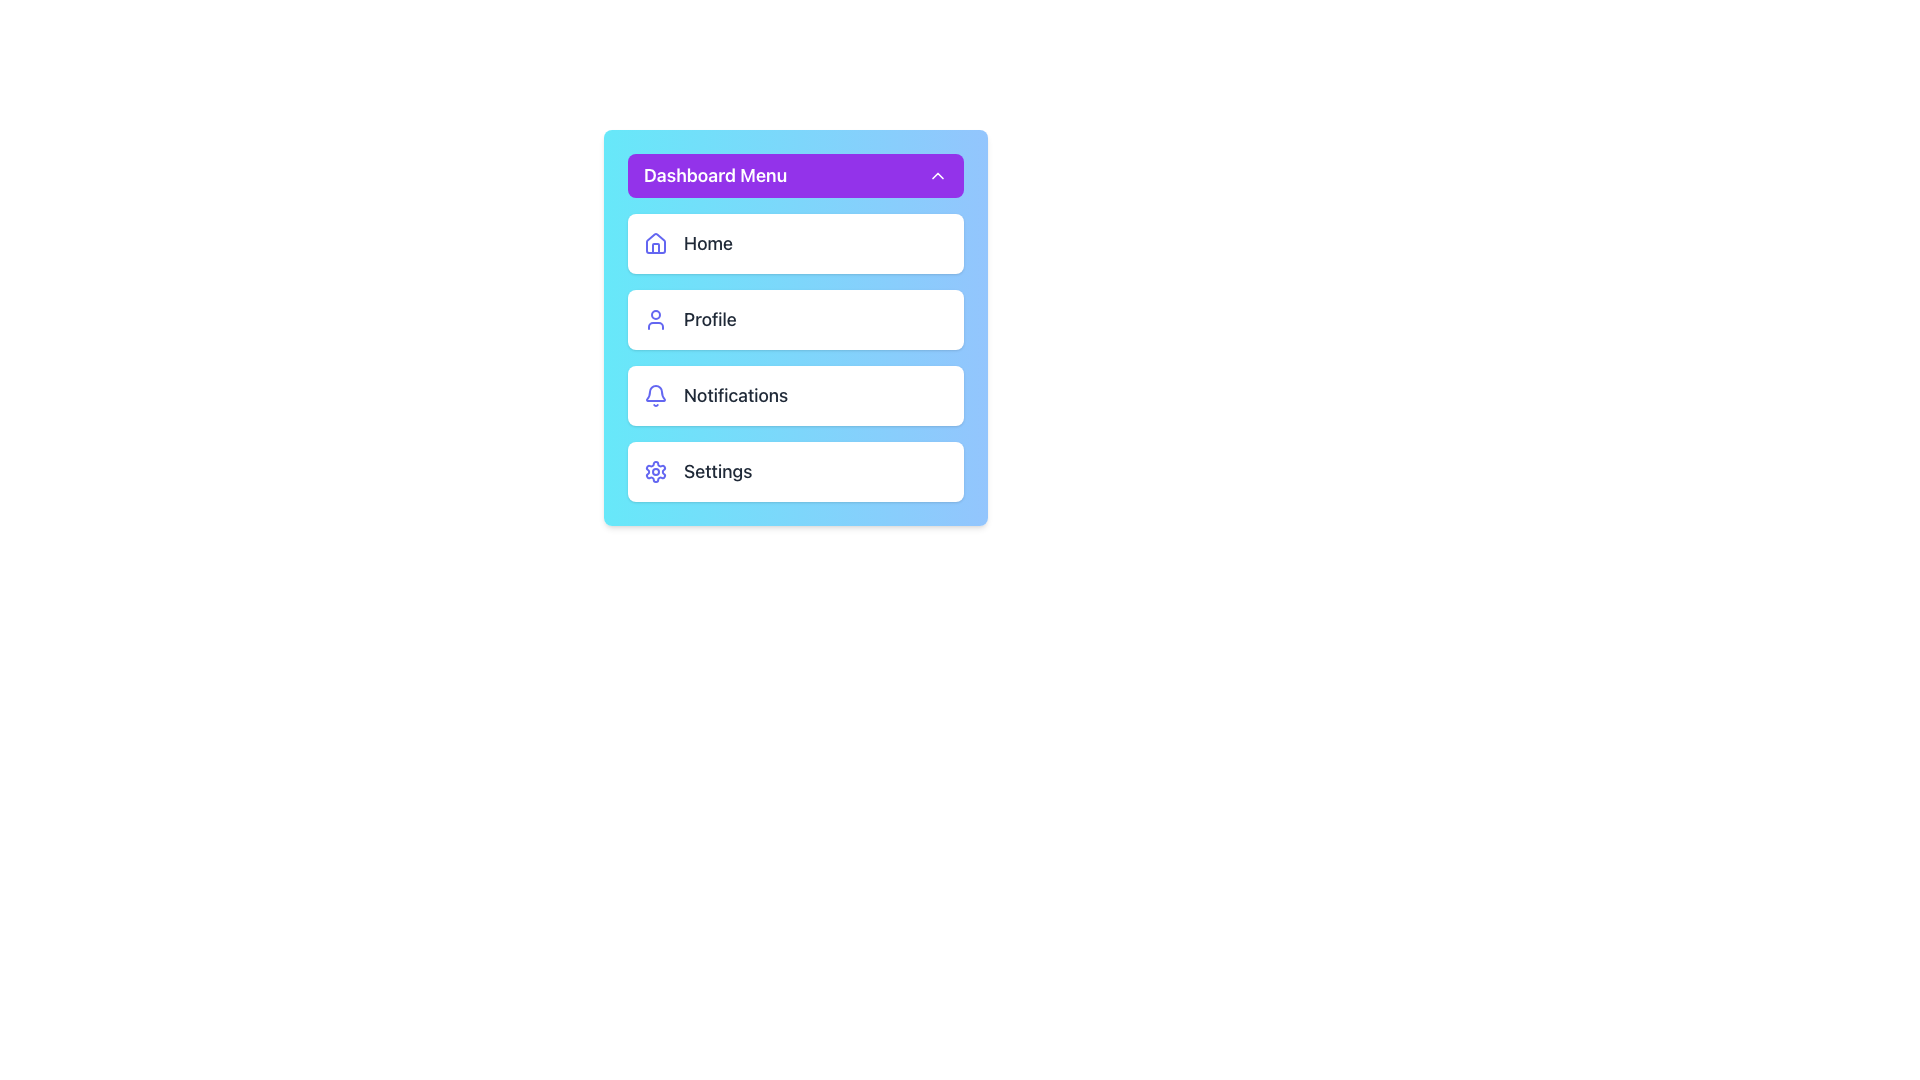 This screenshot has width=1920, height=1080. I want to click on the 'Home' menu icon located to the left of the text 'Home' within the 'Dashboard Menu', so click(656, 242).